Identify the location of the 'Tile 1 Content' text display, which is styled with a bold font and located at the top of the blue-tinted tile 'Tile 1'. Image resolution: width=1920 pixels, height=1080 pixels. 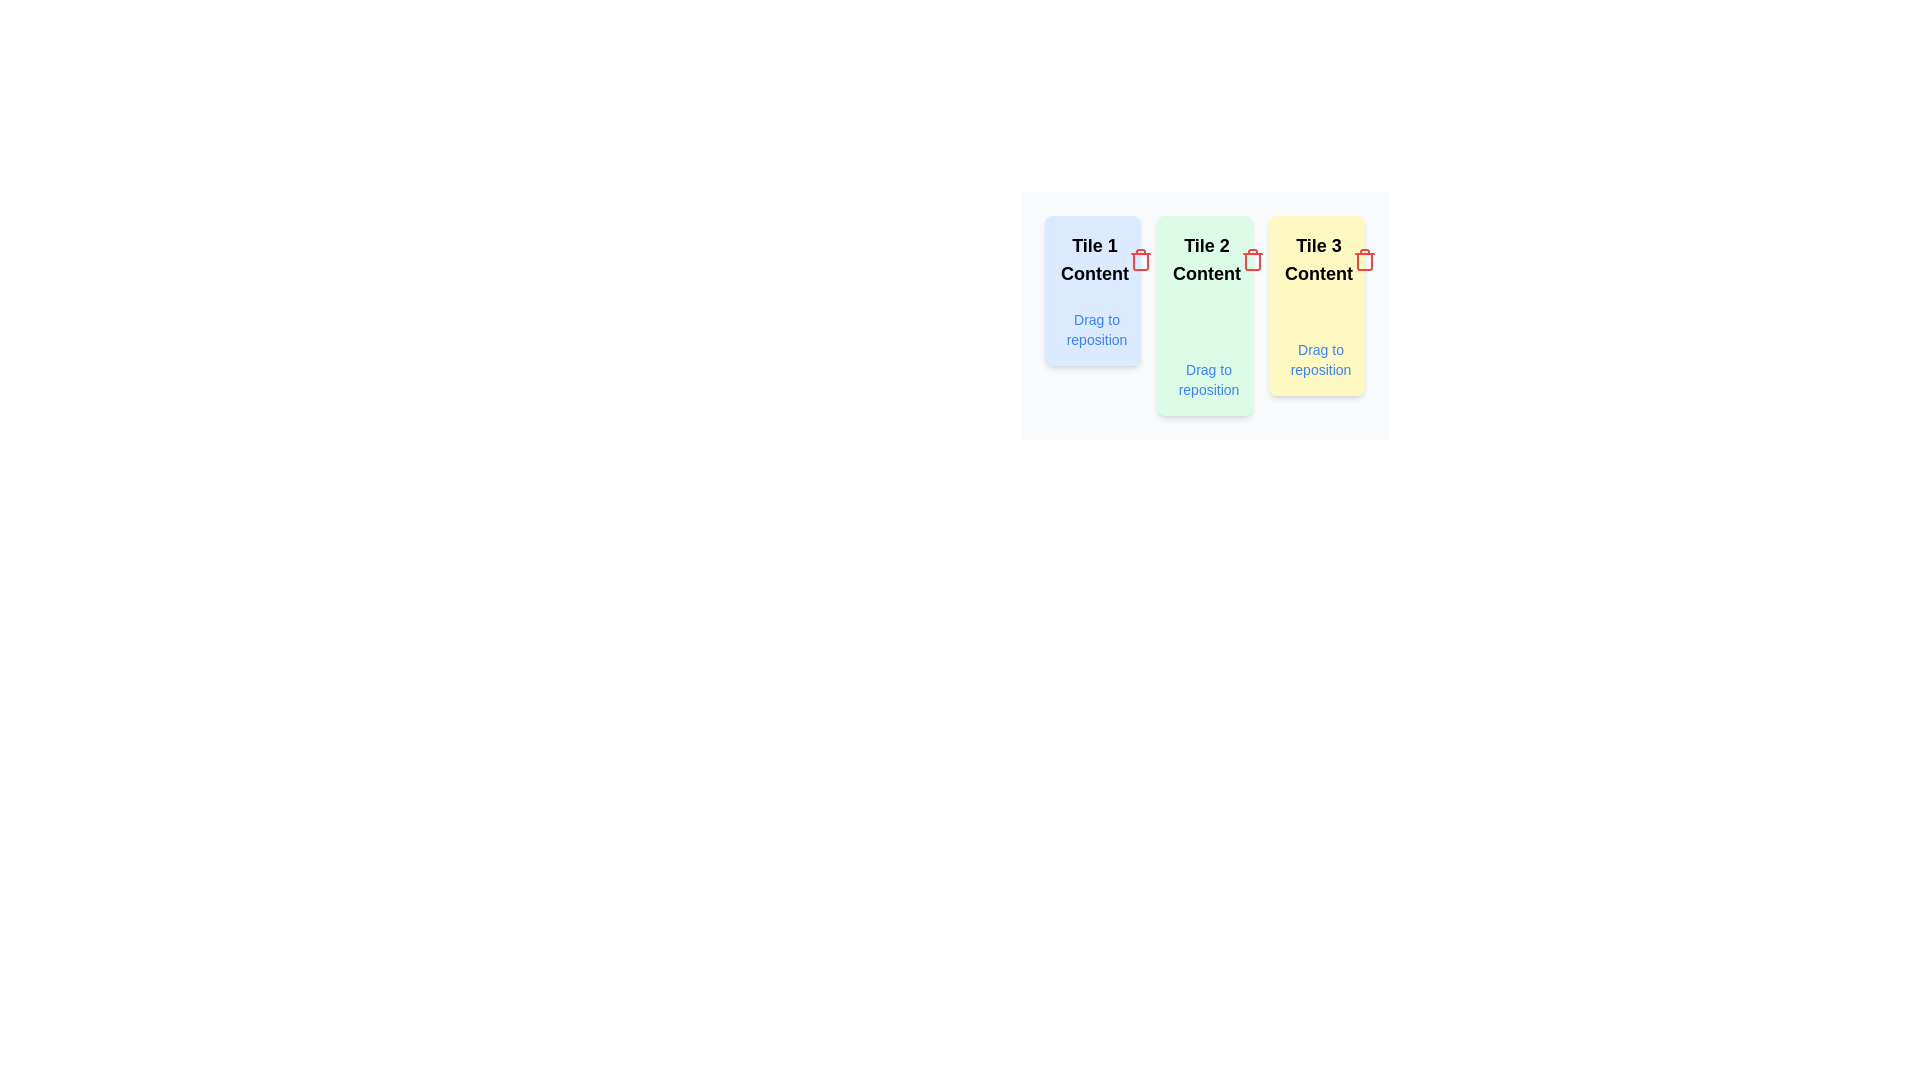
(1092, 258).